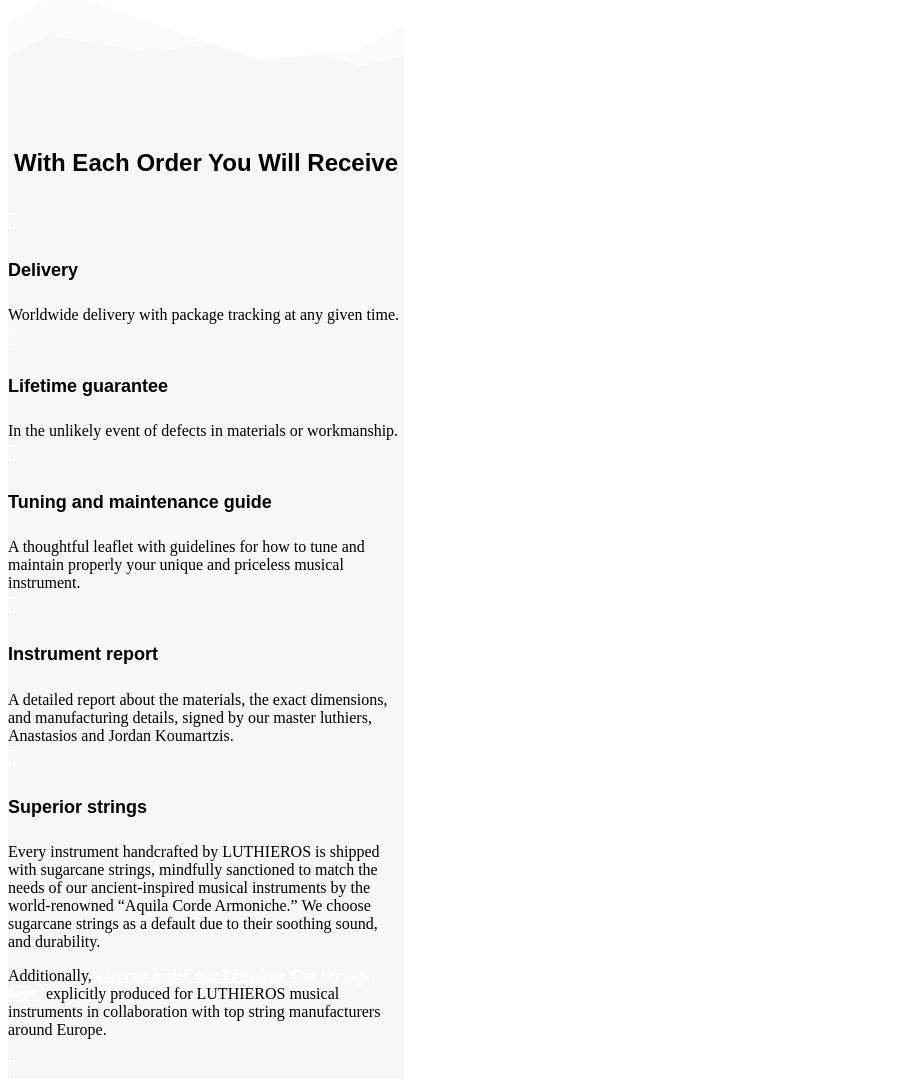 The image size is (908, 1079). I want to click on 'Instrument report', so click(81, 652).